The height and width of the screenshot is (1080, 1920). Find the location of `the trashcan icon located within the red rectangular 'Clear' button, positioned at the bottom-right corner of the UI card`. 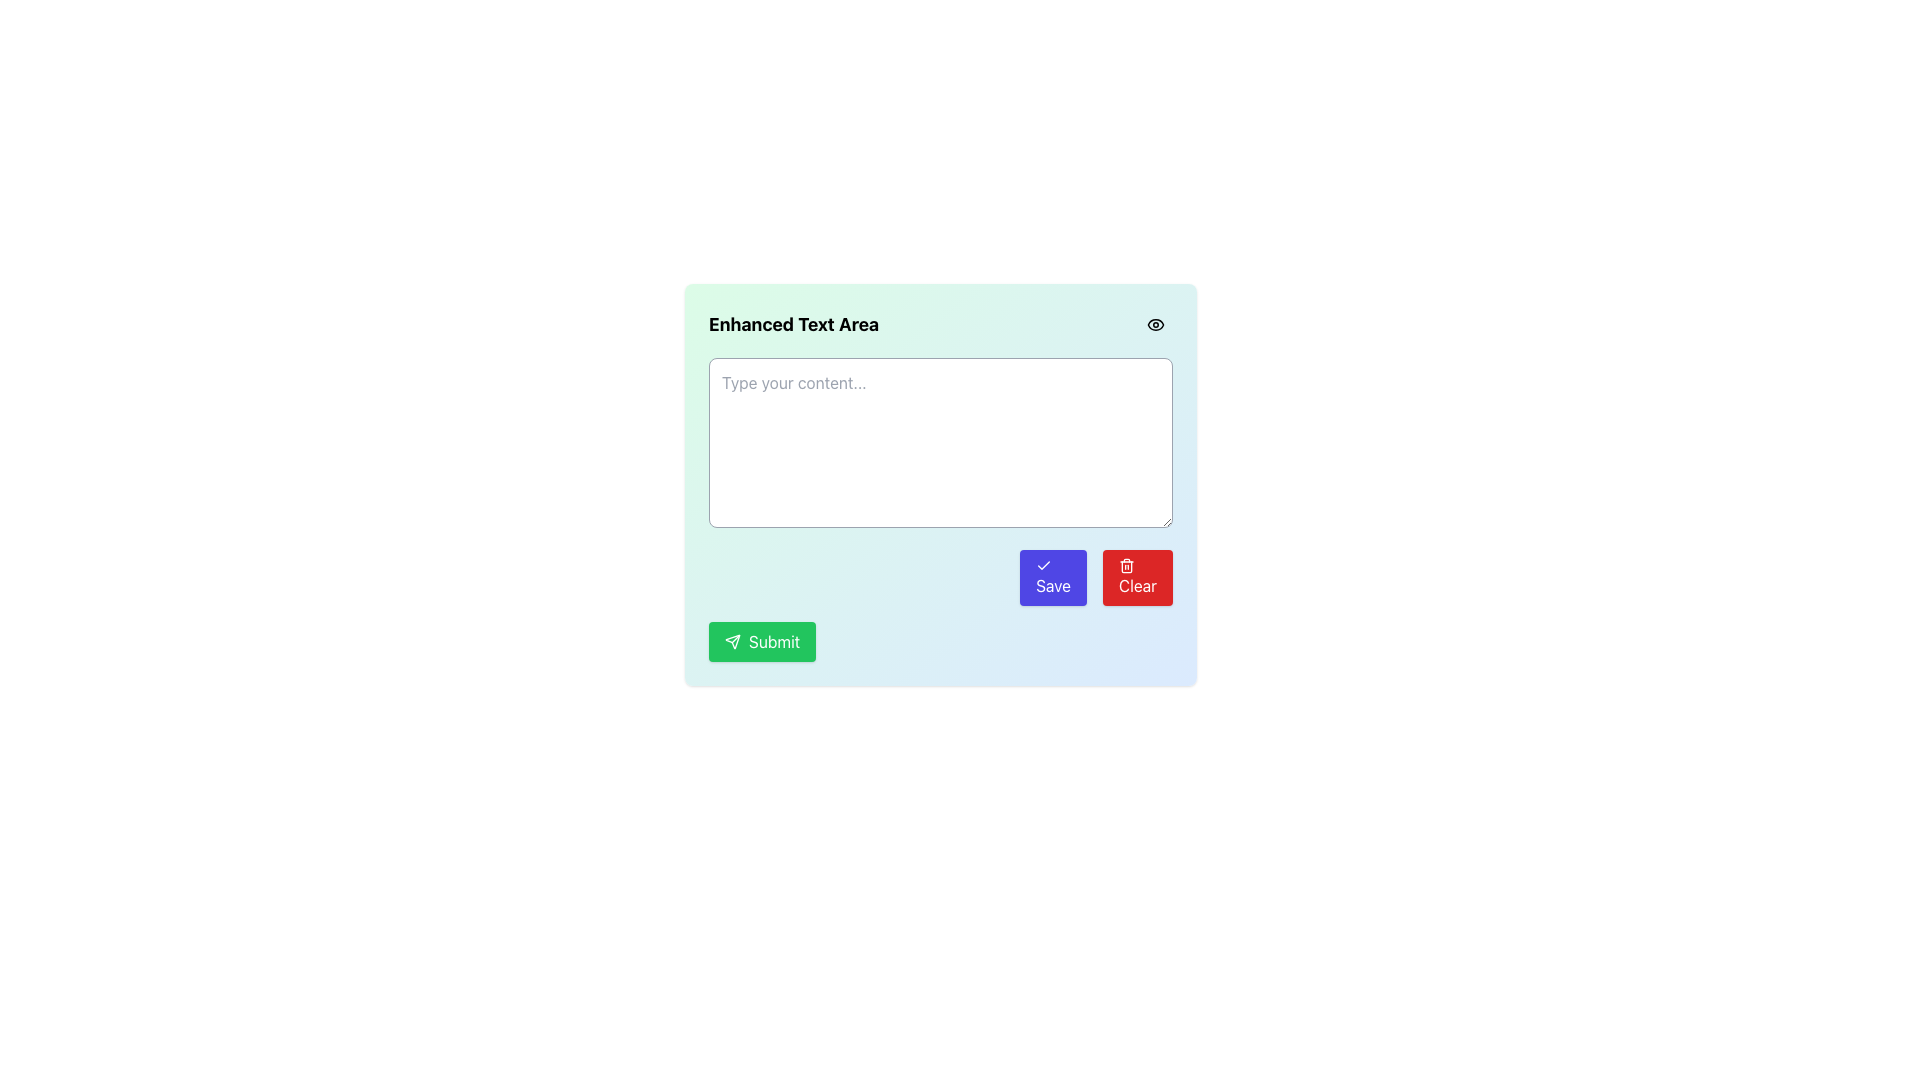

the trashcan icon located within the red rectangular 'Clear' button, positioned at the bottom-right corner of the UI card is located at coordinates (1127, 566).